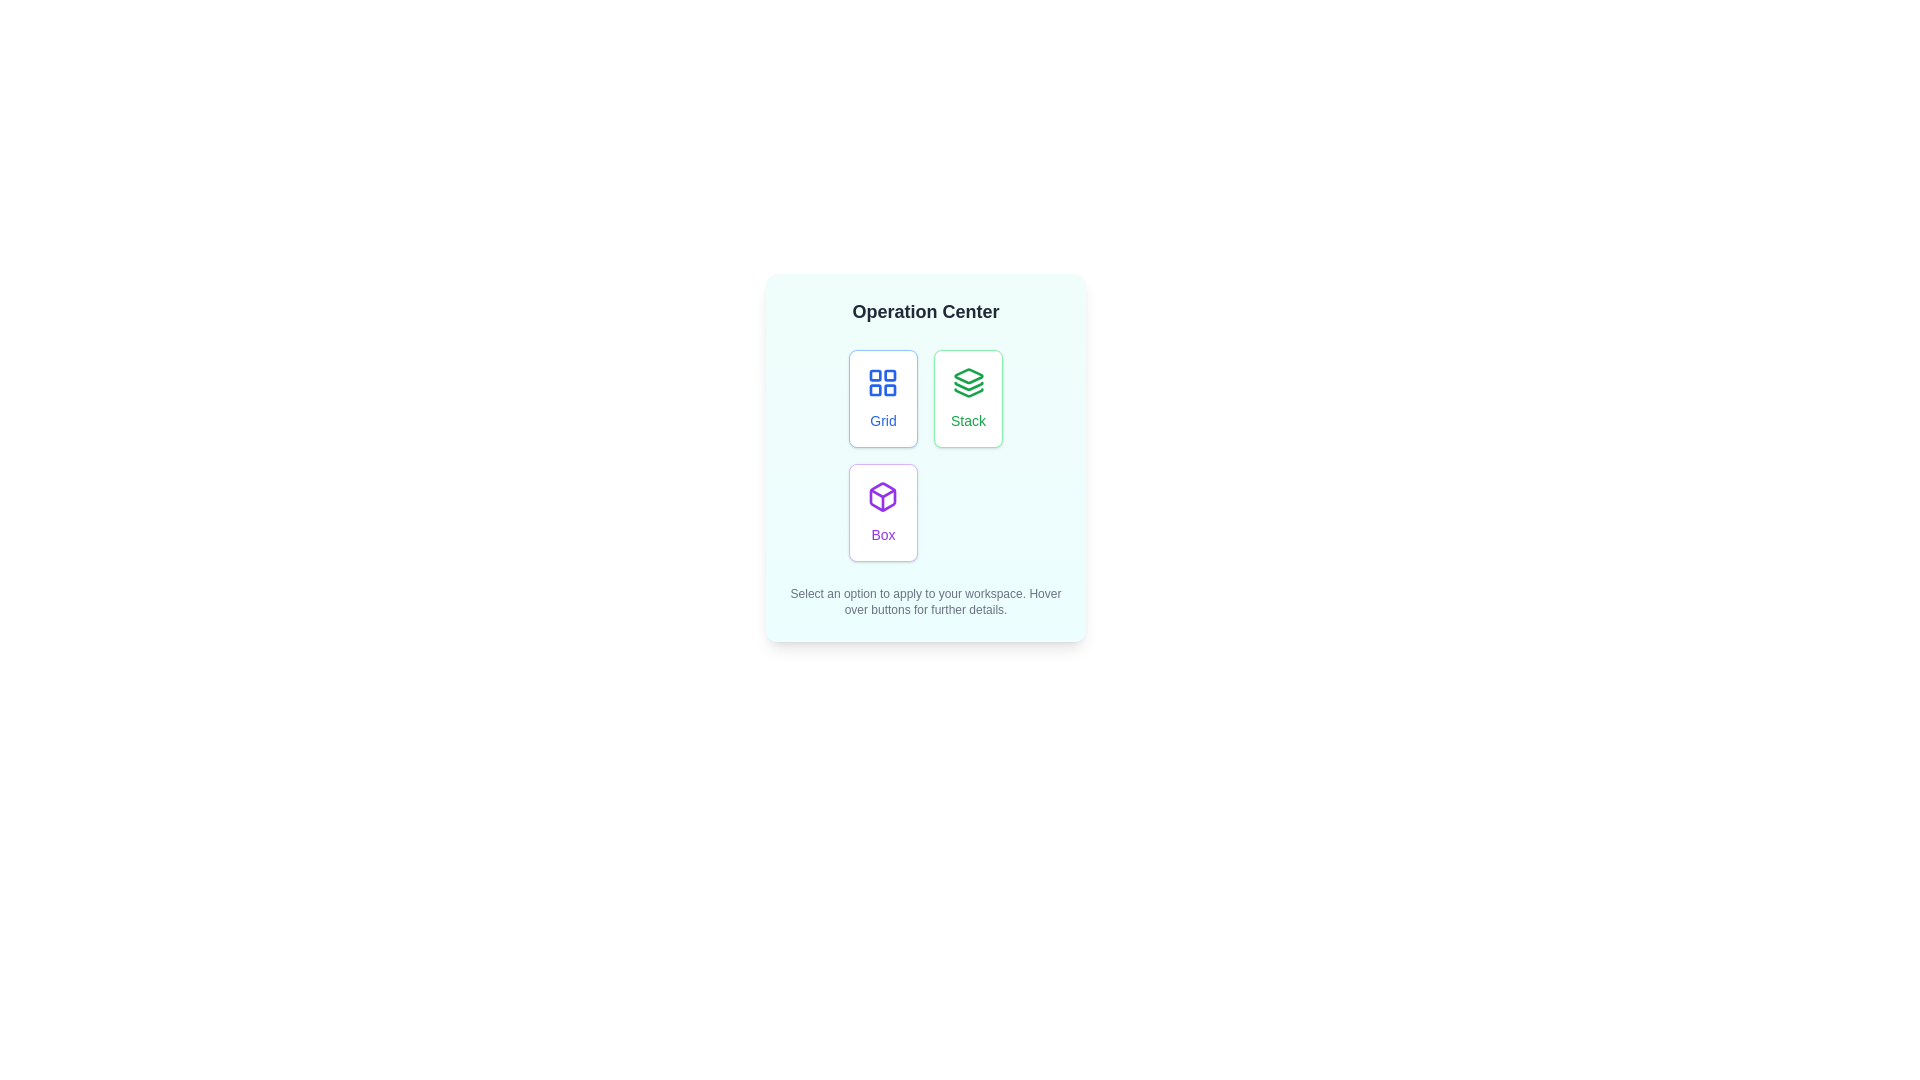  What do you see at coordinates (968, 398) in the screenshot?
I see `the 'Stack' button in the 'Operation Center'` at bounding box center [968, 398].